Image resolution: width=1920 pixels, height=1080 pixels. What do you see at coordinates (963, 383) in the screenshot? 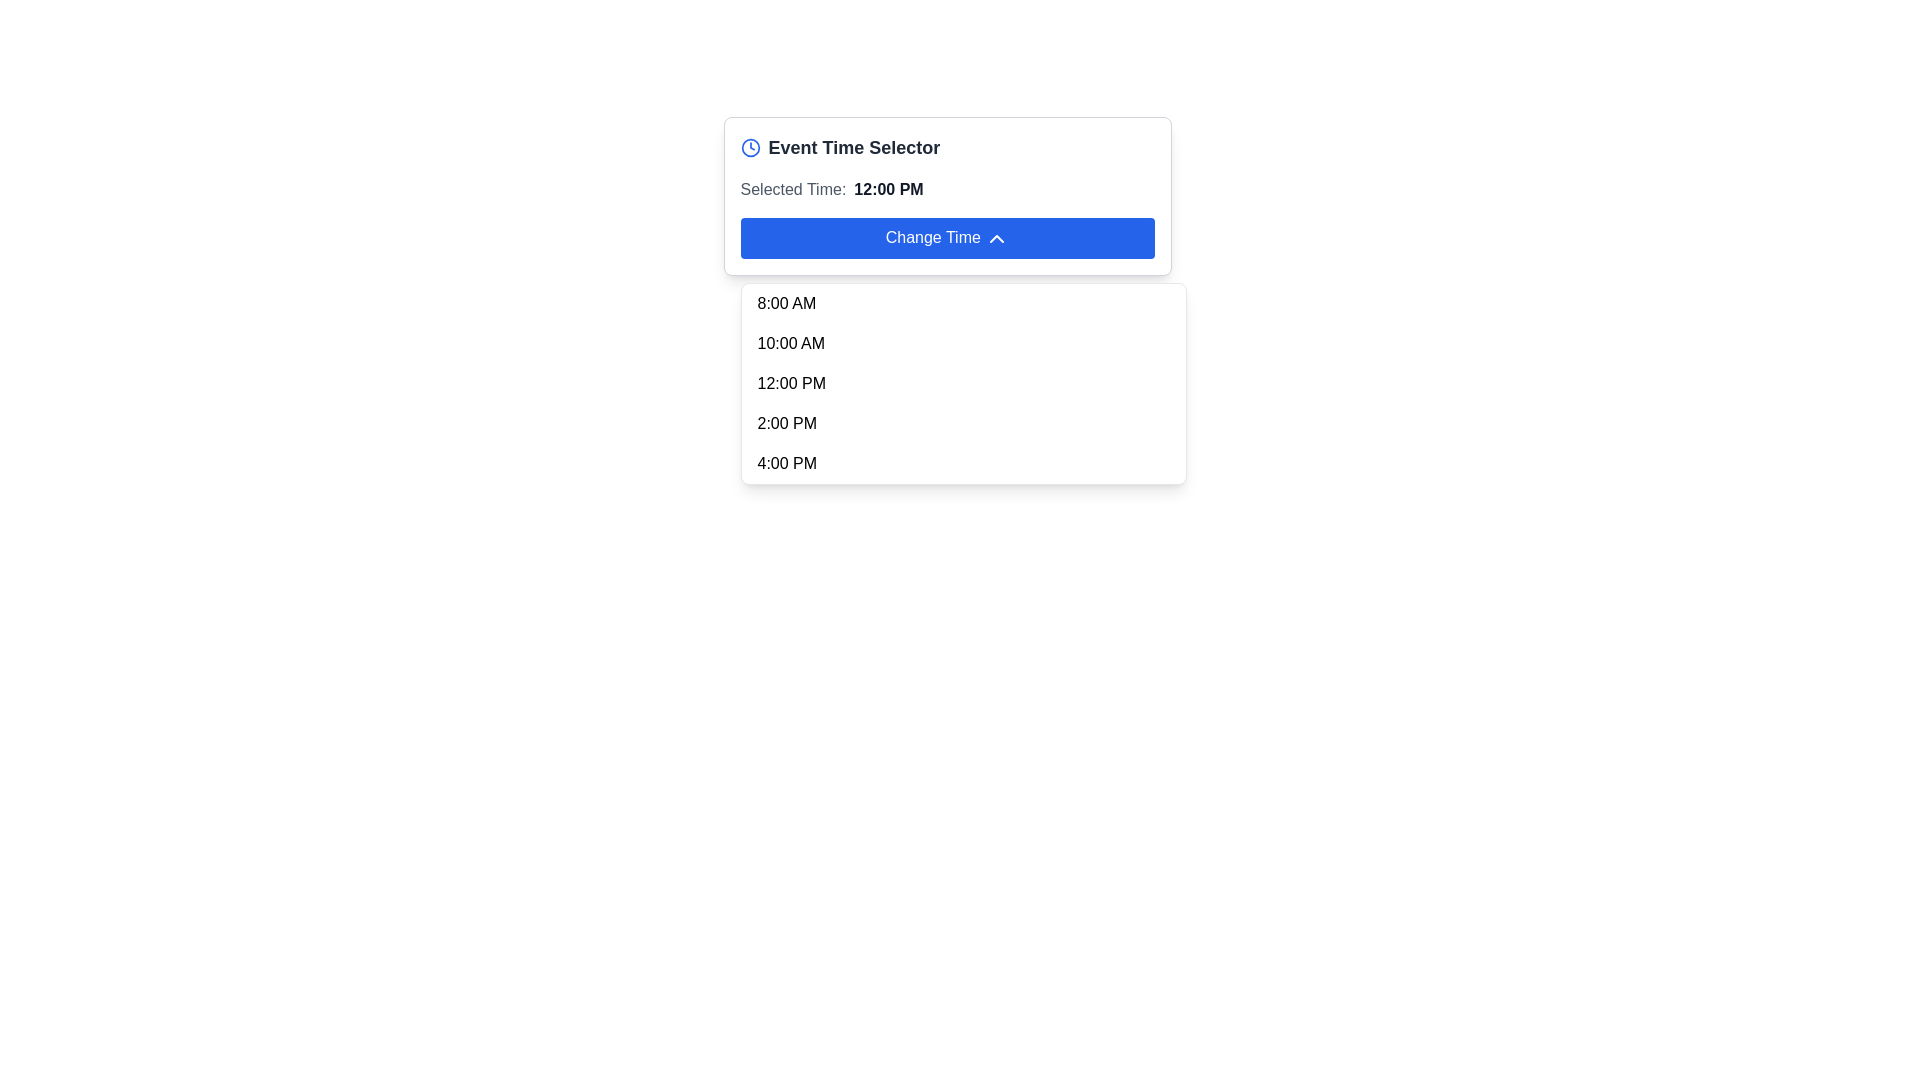
I see `a listed time in the dropdown menu located below the 'Change Time' button in the 'Event Time Selector' dialog box` at bounding box center [963, 383].